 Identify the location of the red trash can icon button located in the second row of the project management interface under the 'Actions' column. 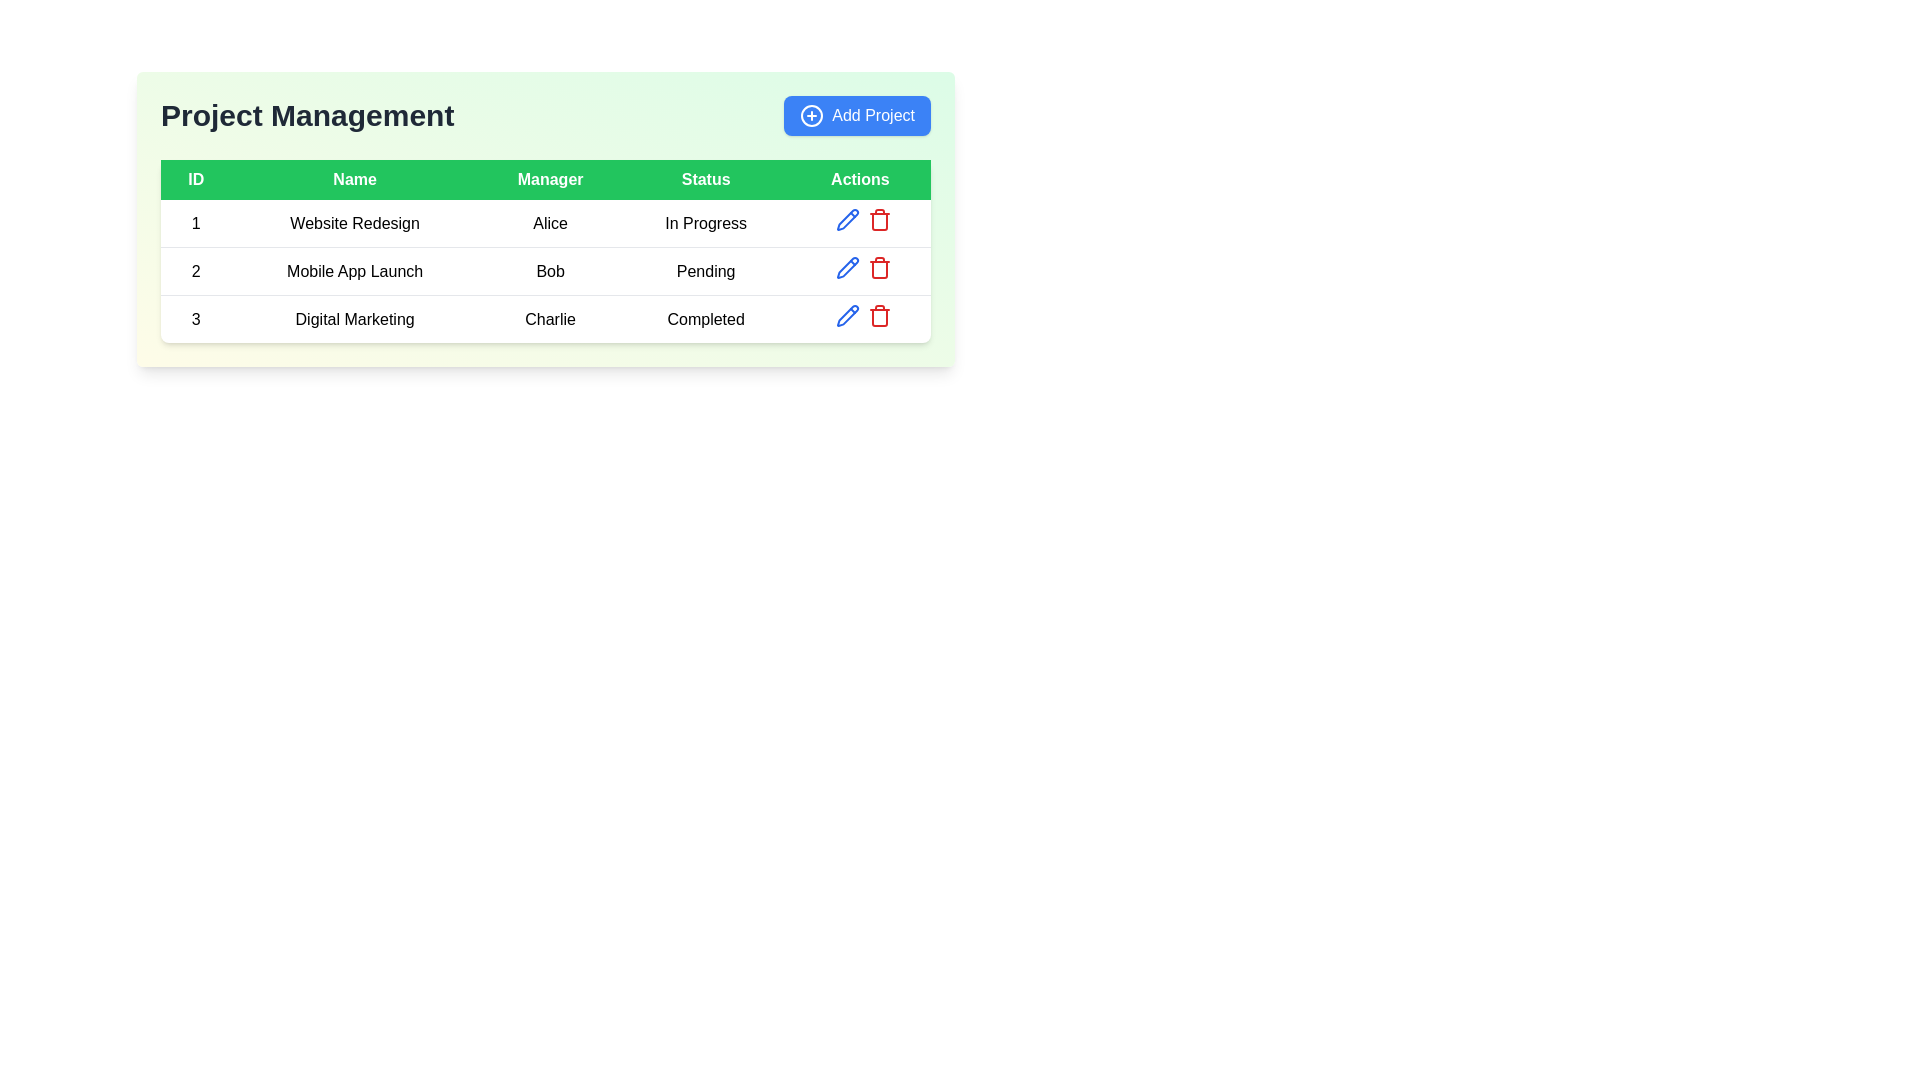
(880, 266).